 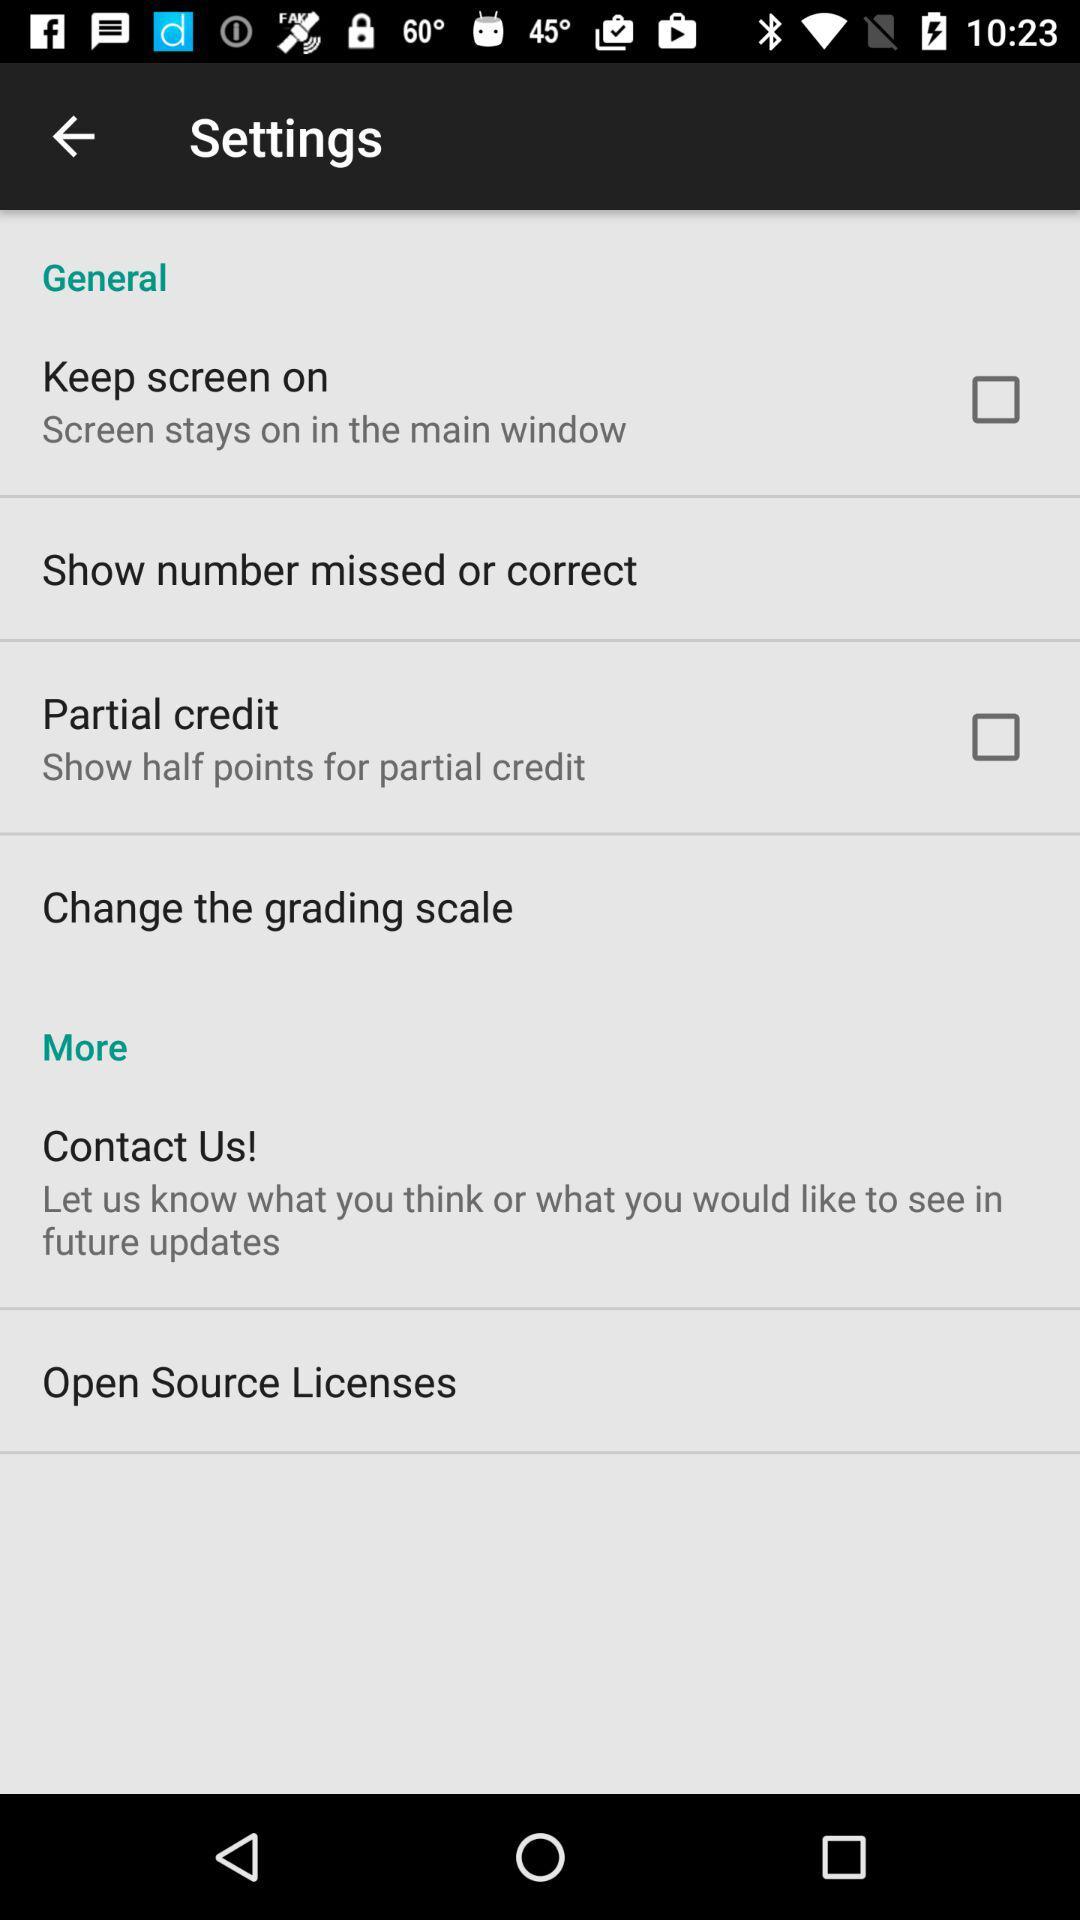 What do you see at coordinates (277, 905) in the screenshot?
I see `item above more` at bounding box center [277, 905].